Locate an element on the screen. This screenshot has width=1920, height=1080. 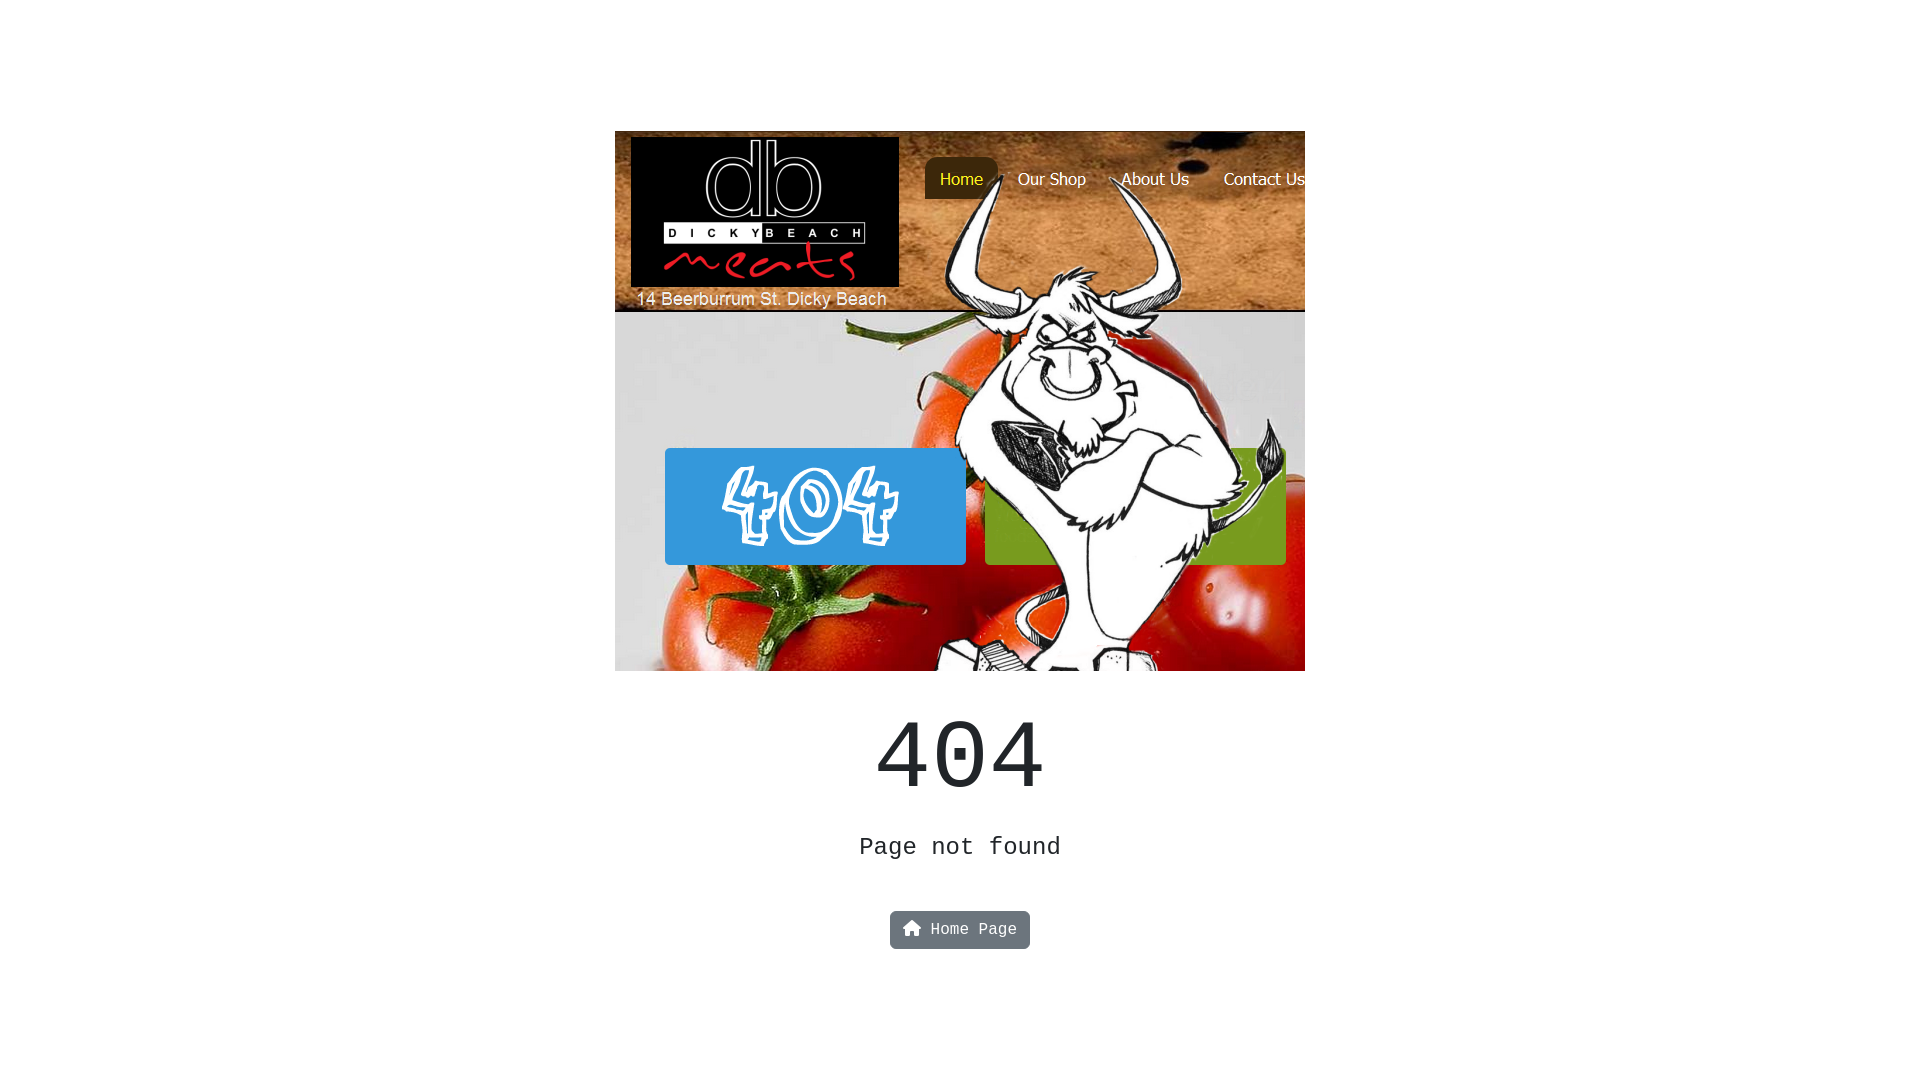
'Home Page' is located at coordinates (960, 929).